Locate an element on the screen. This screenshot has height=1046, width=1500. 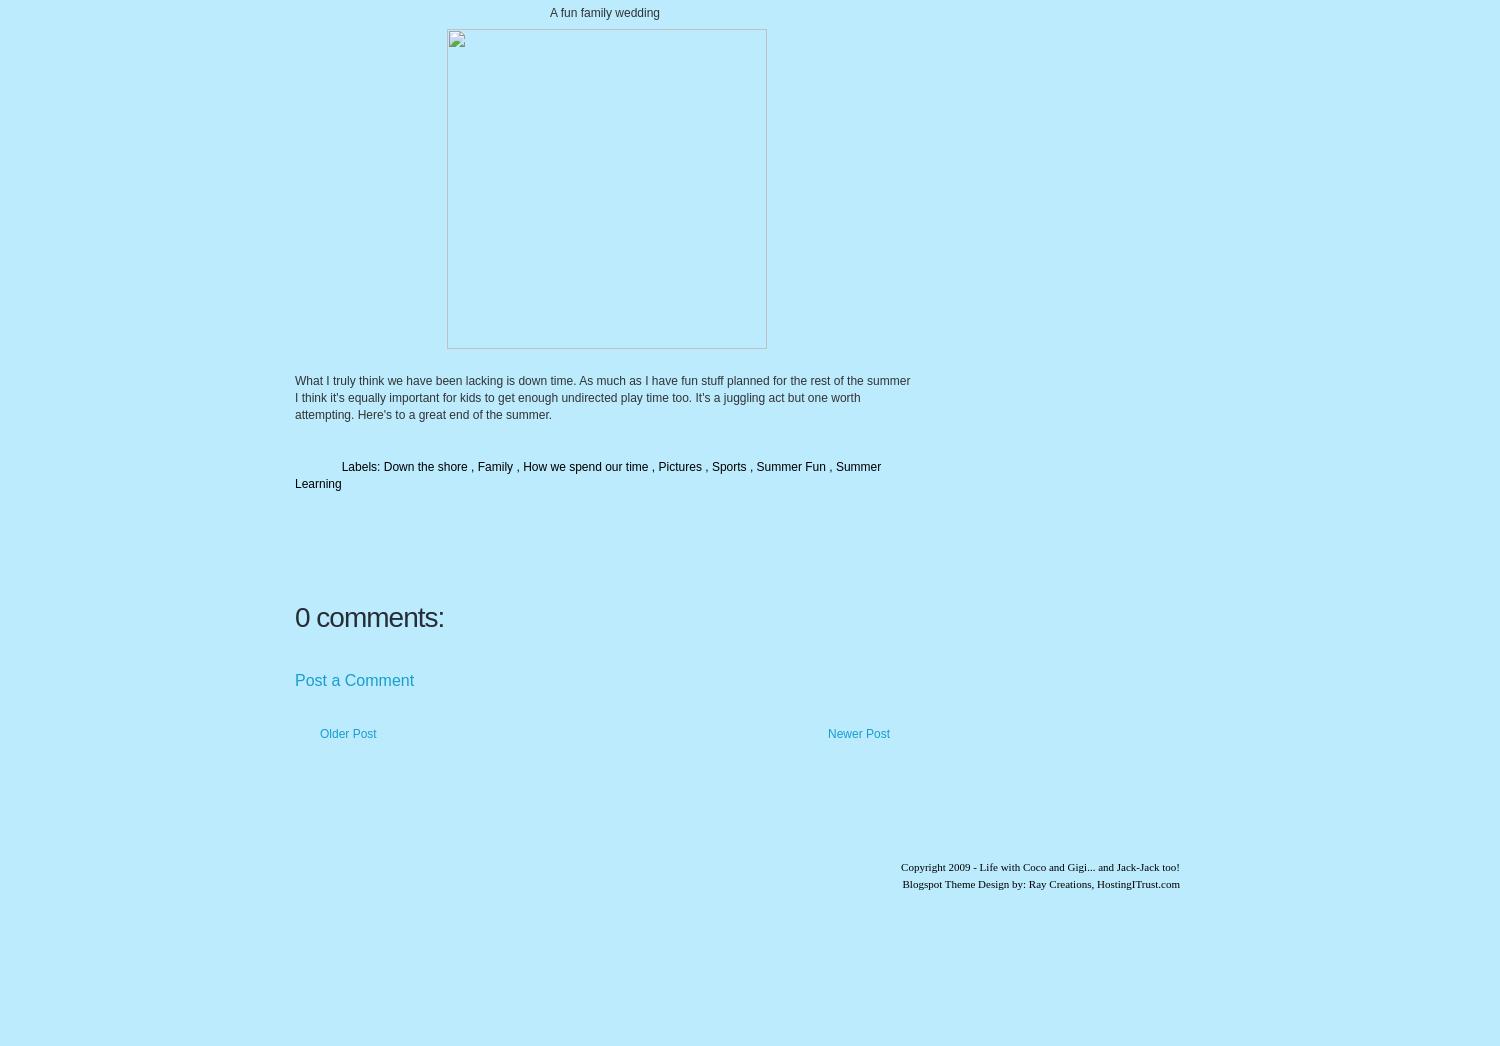
'Ray Creations' is located at coordinates (1059, 882).